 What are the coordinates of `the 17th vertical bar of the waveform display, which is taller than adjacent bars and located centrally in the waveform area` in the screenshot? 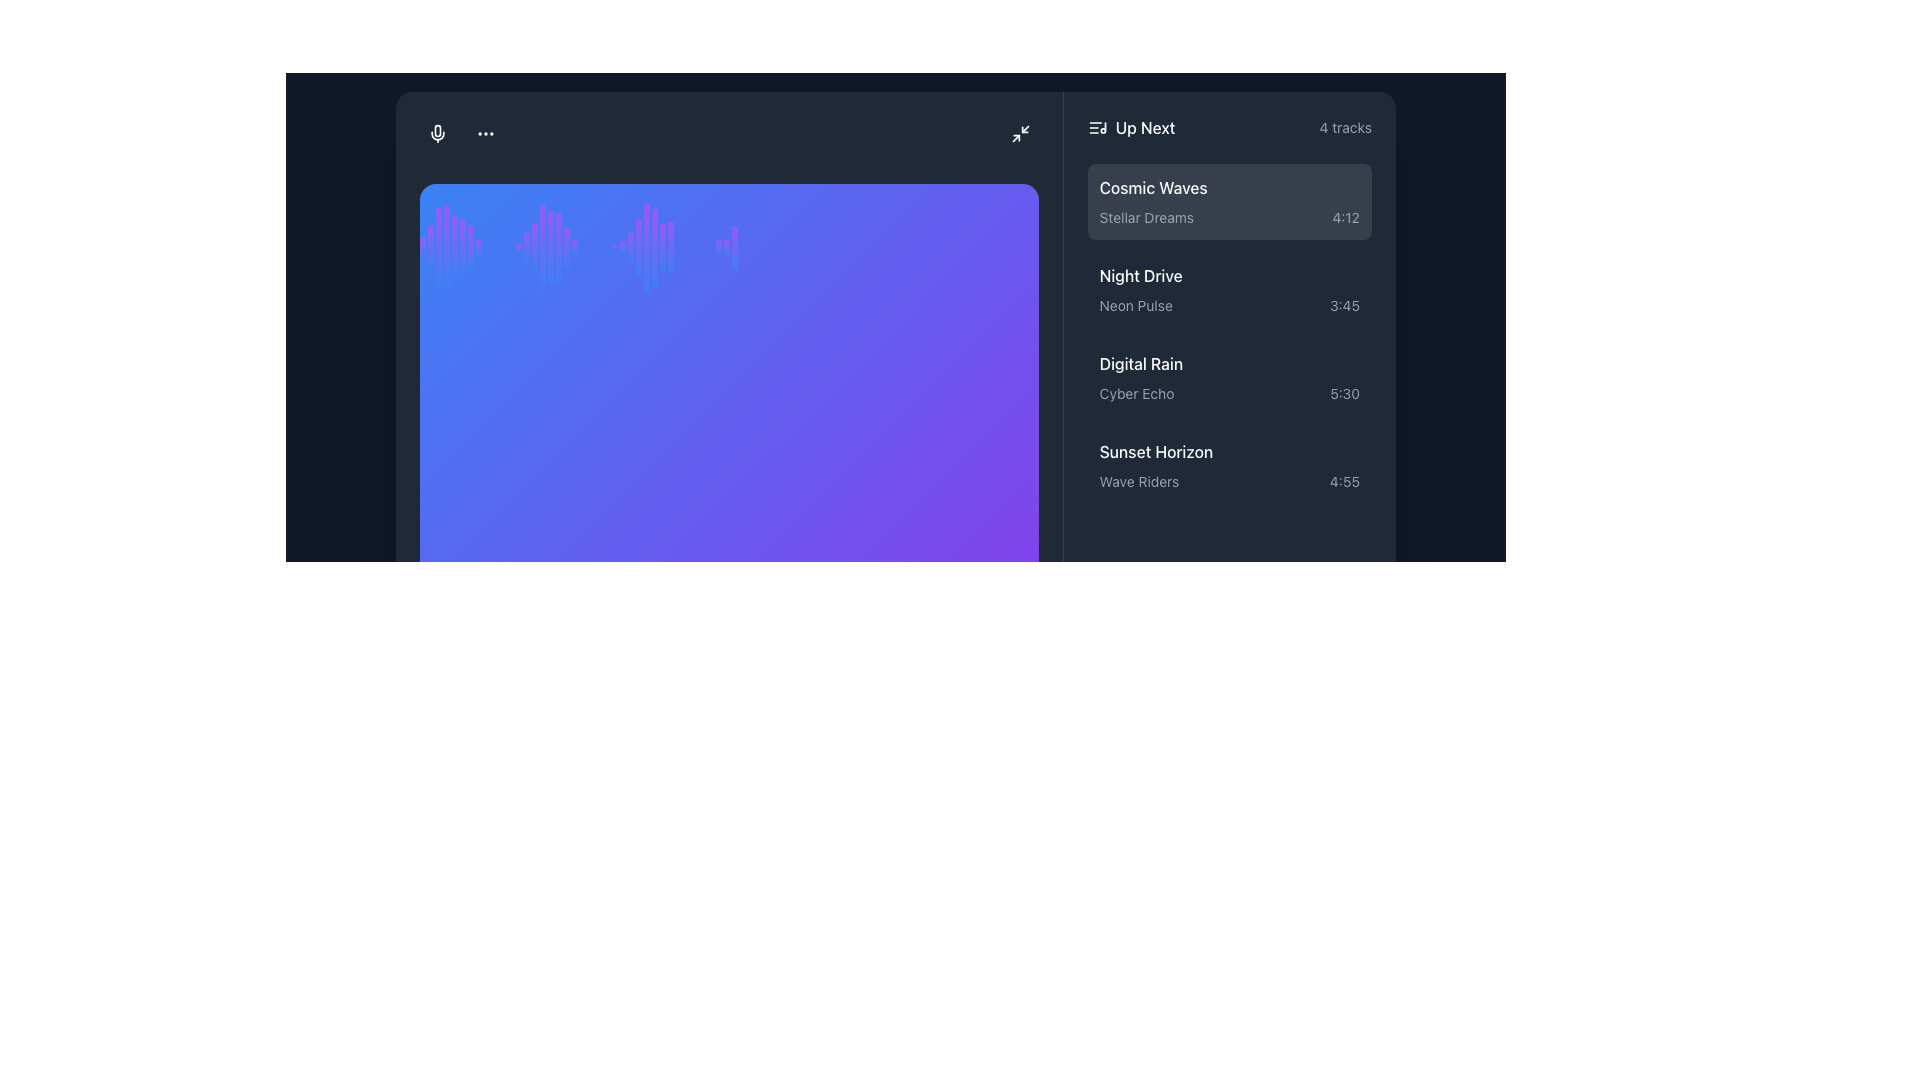 It's located at (551, 245).